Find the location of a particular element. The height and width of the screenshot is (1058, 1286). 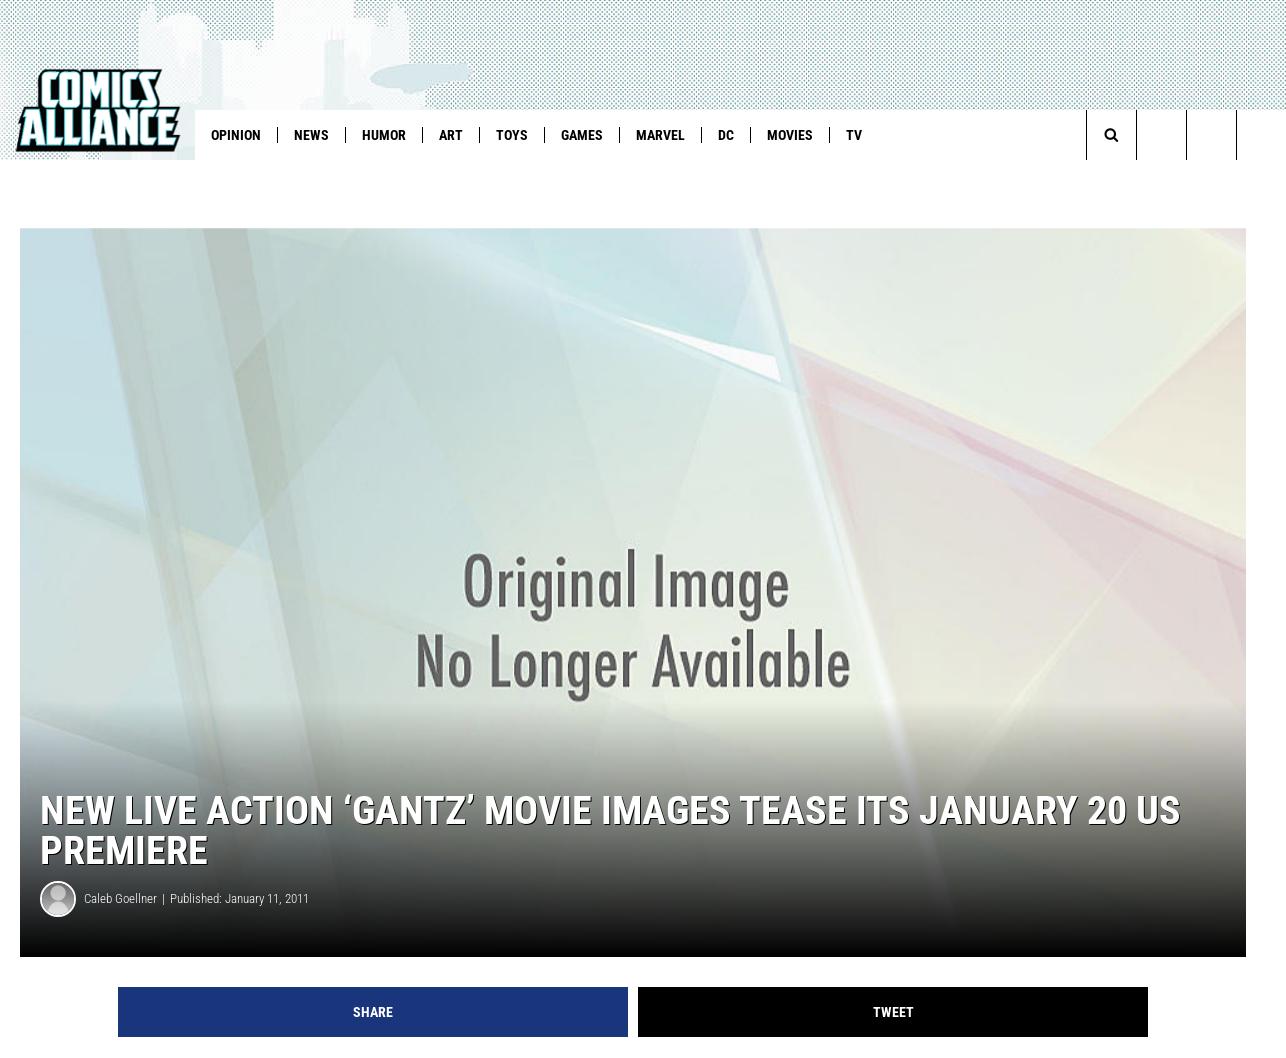

'New Live Action ‘Gantz’ Movie Images Tease its January 20 US Premiere' is located at coordinates (609, 861).